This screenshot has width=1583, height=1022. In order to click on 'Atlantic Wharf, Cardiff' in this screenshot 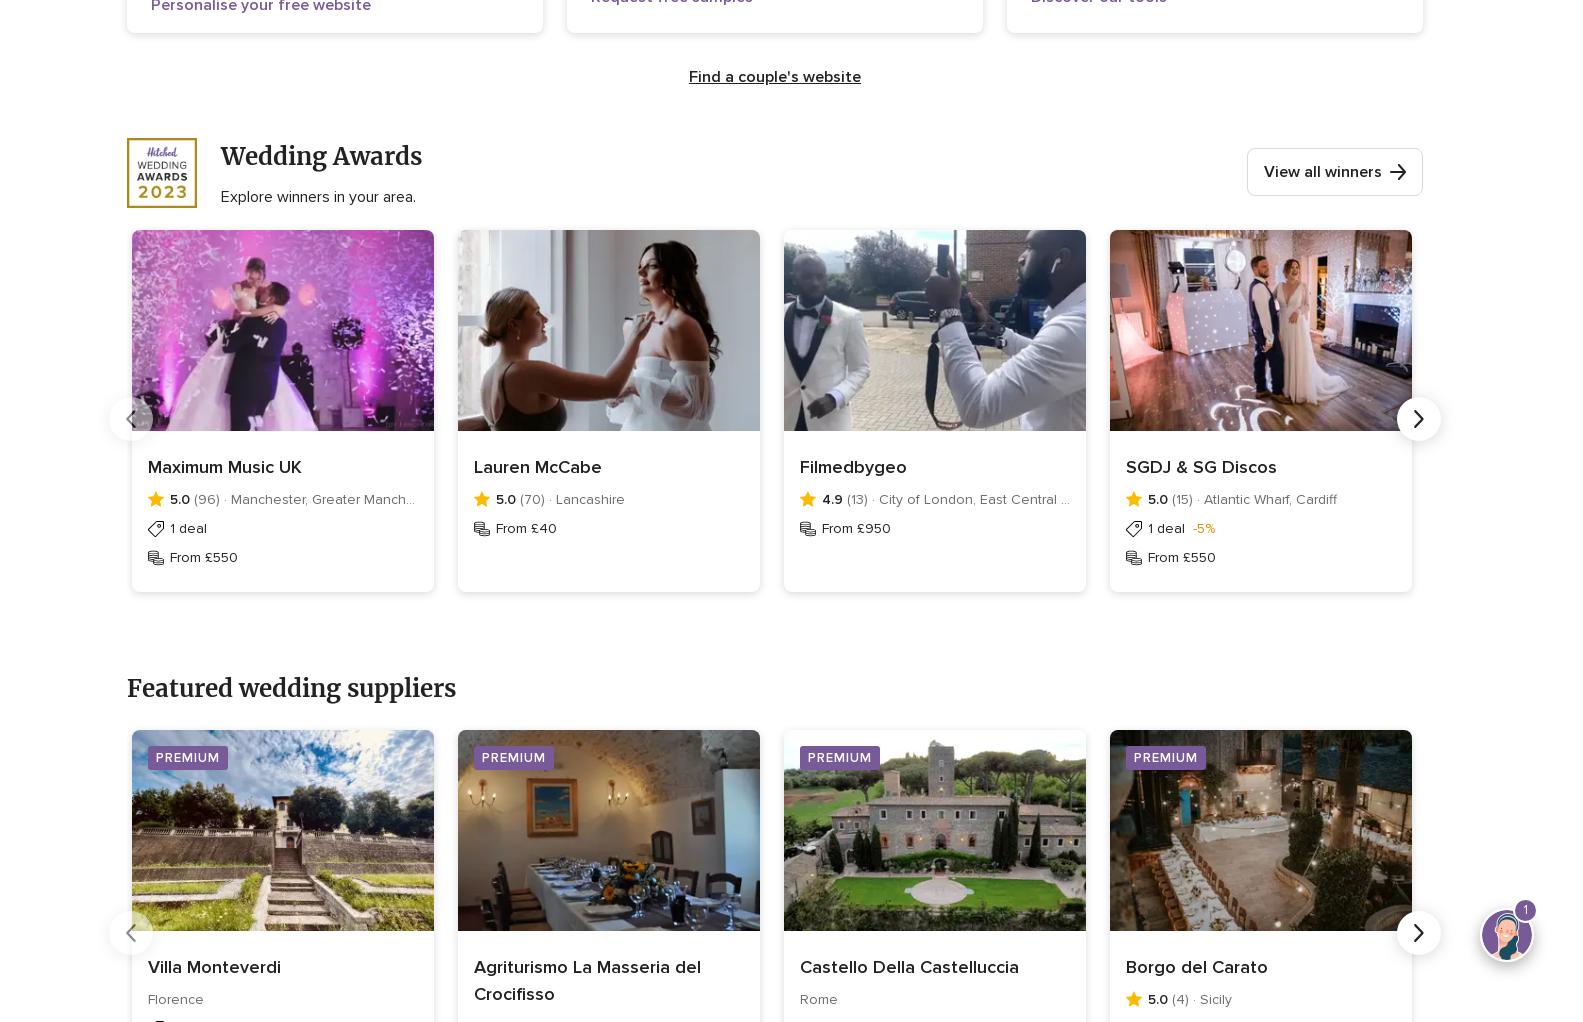, I will do `click(1269, 499)`.